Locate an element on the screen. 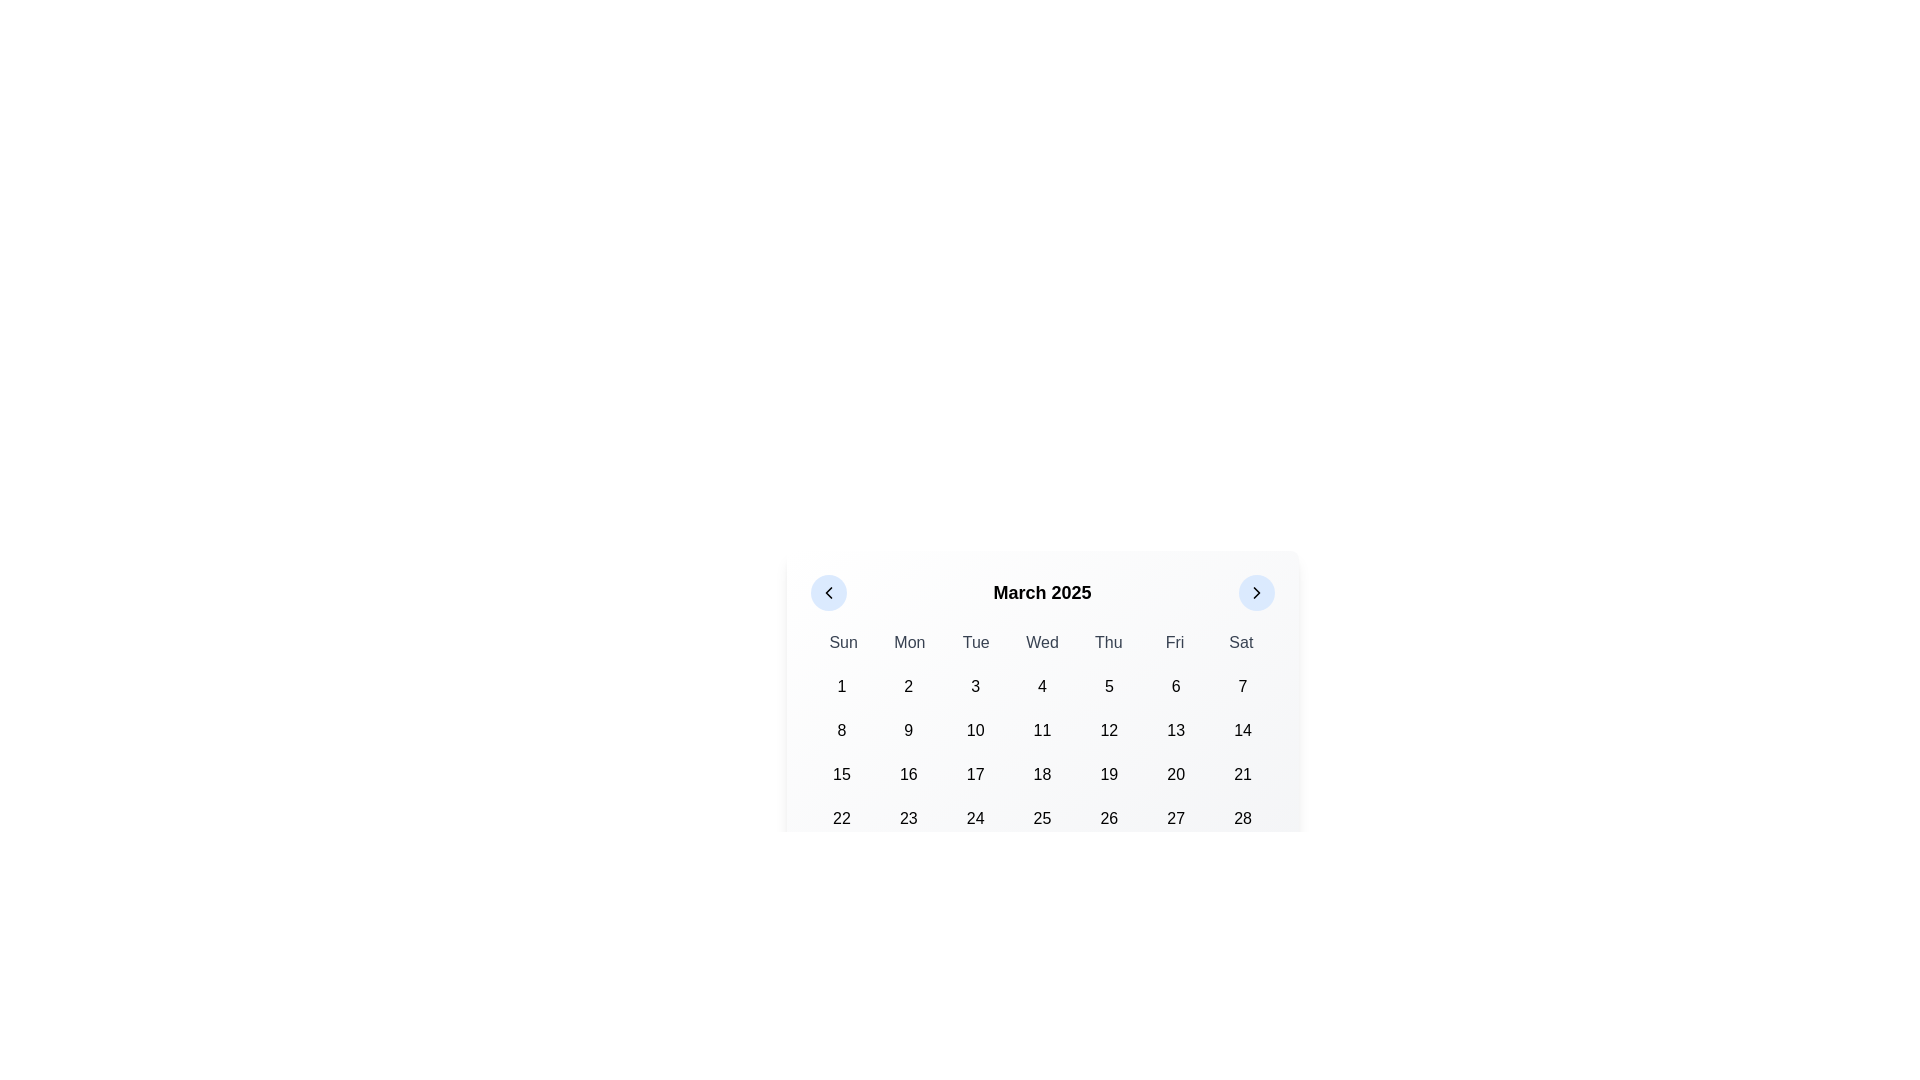 The height and width of the screenshot is (1080, 1920). the button displaying the numeric value '3' is located at coordinates (975, 685).